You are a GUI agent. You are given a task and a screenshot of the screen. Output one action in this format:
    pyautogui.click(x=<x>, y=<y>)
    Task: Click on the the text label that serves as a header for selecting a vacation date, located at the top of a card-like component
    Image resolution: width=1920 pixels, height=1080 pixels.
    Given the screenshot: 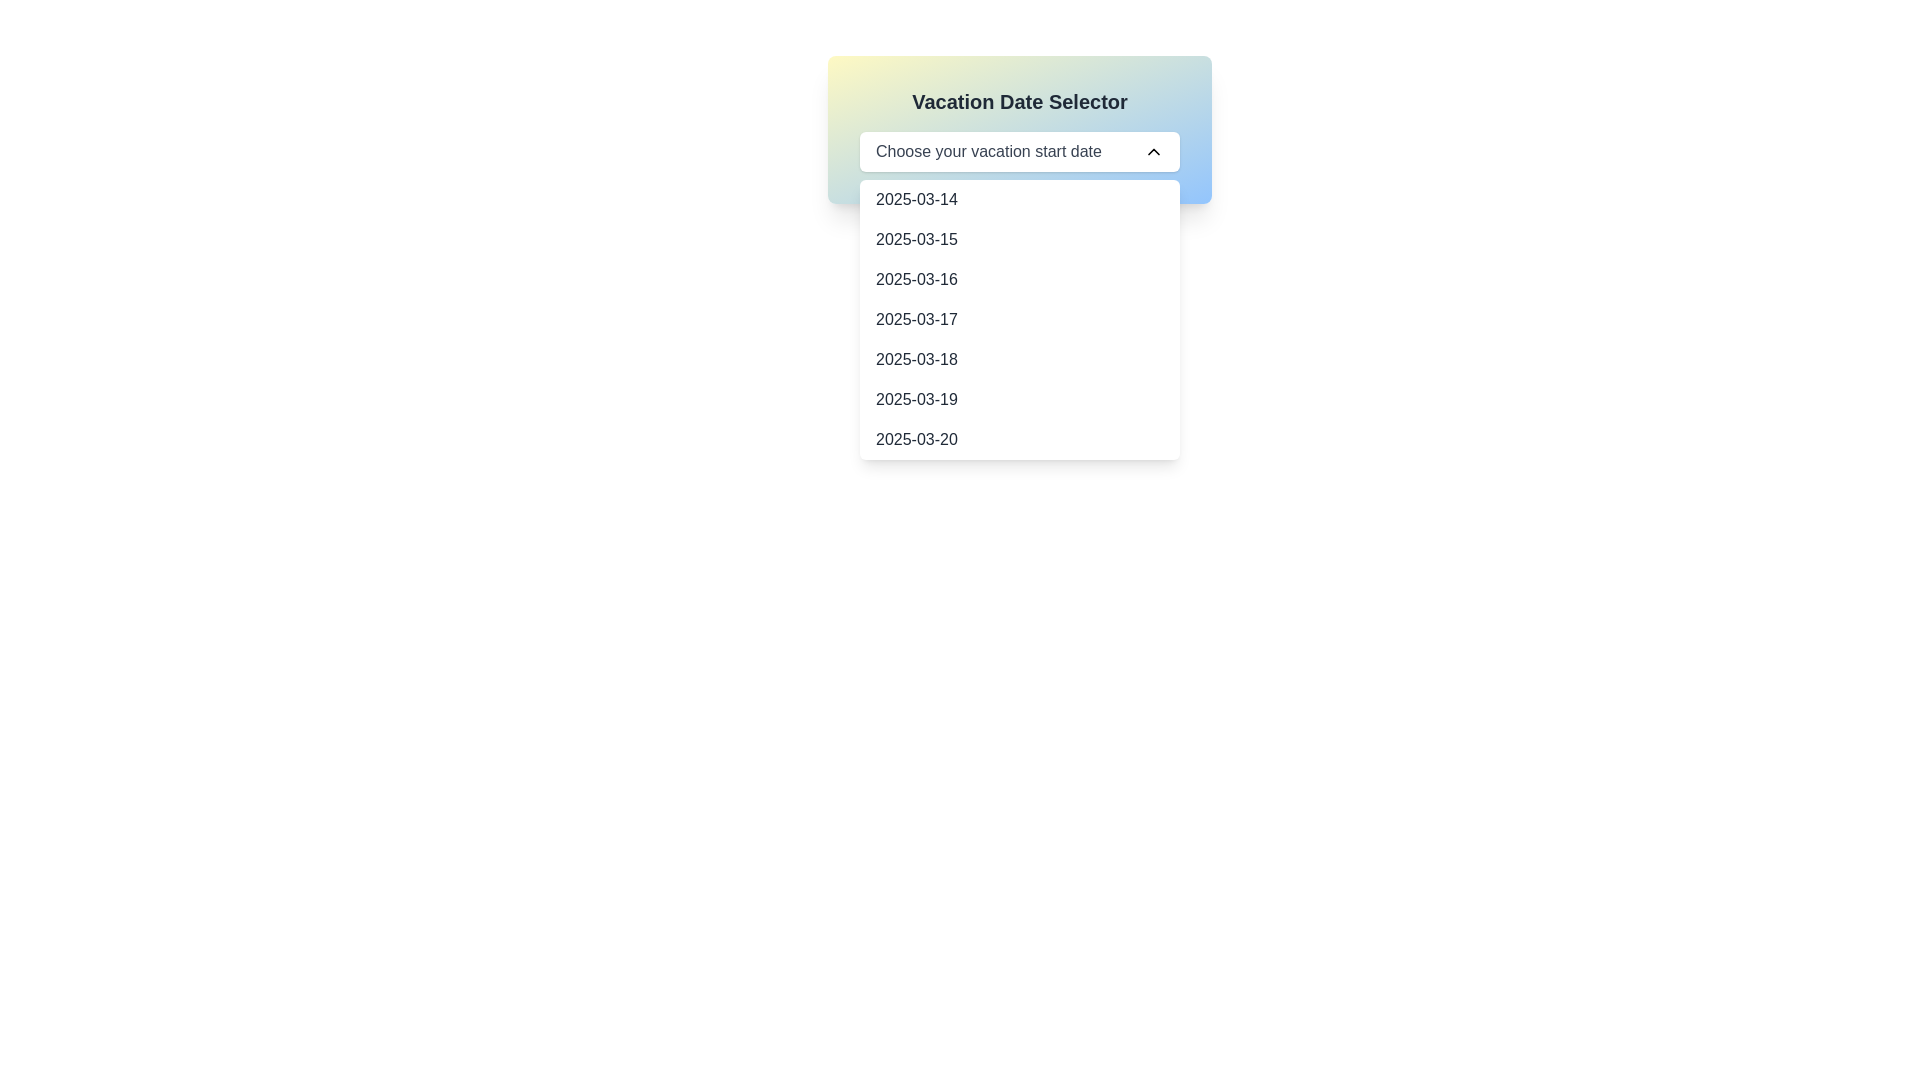 What is the action you would take?
    pyautogui.click(x=1019, y=101)
    